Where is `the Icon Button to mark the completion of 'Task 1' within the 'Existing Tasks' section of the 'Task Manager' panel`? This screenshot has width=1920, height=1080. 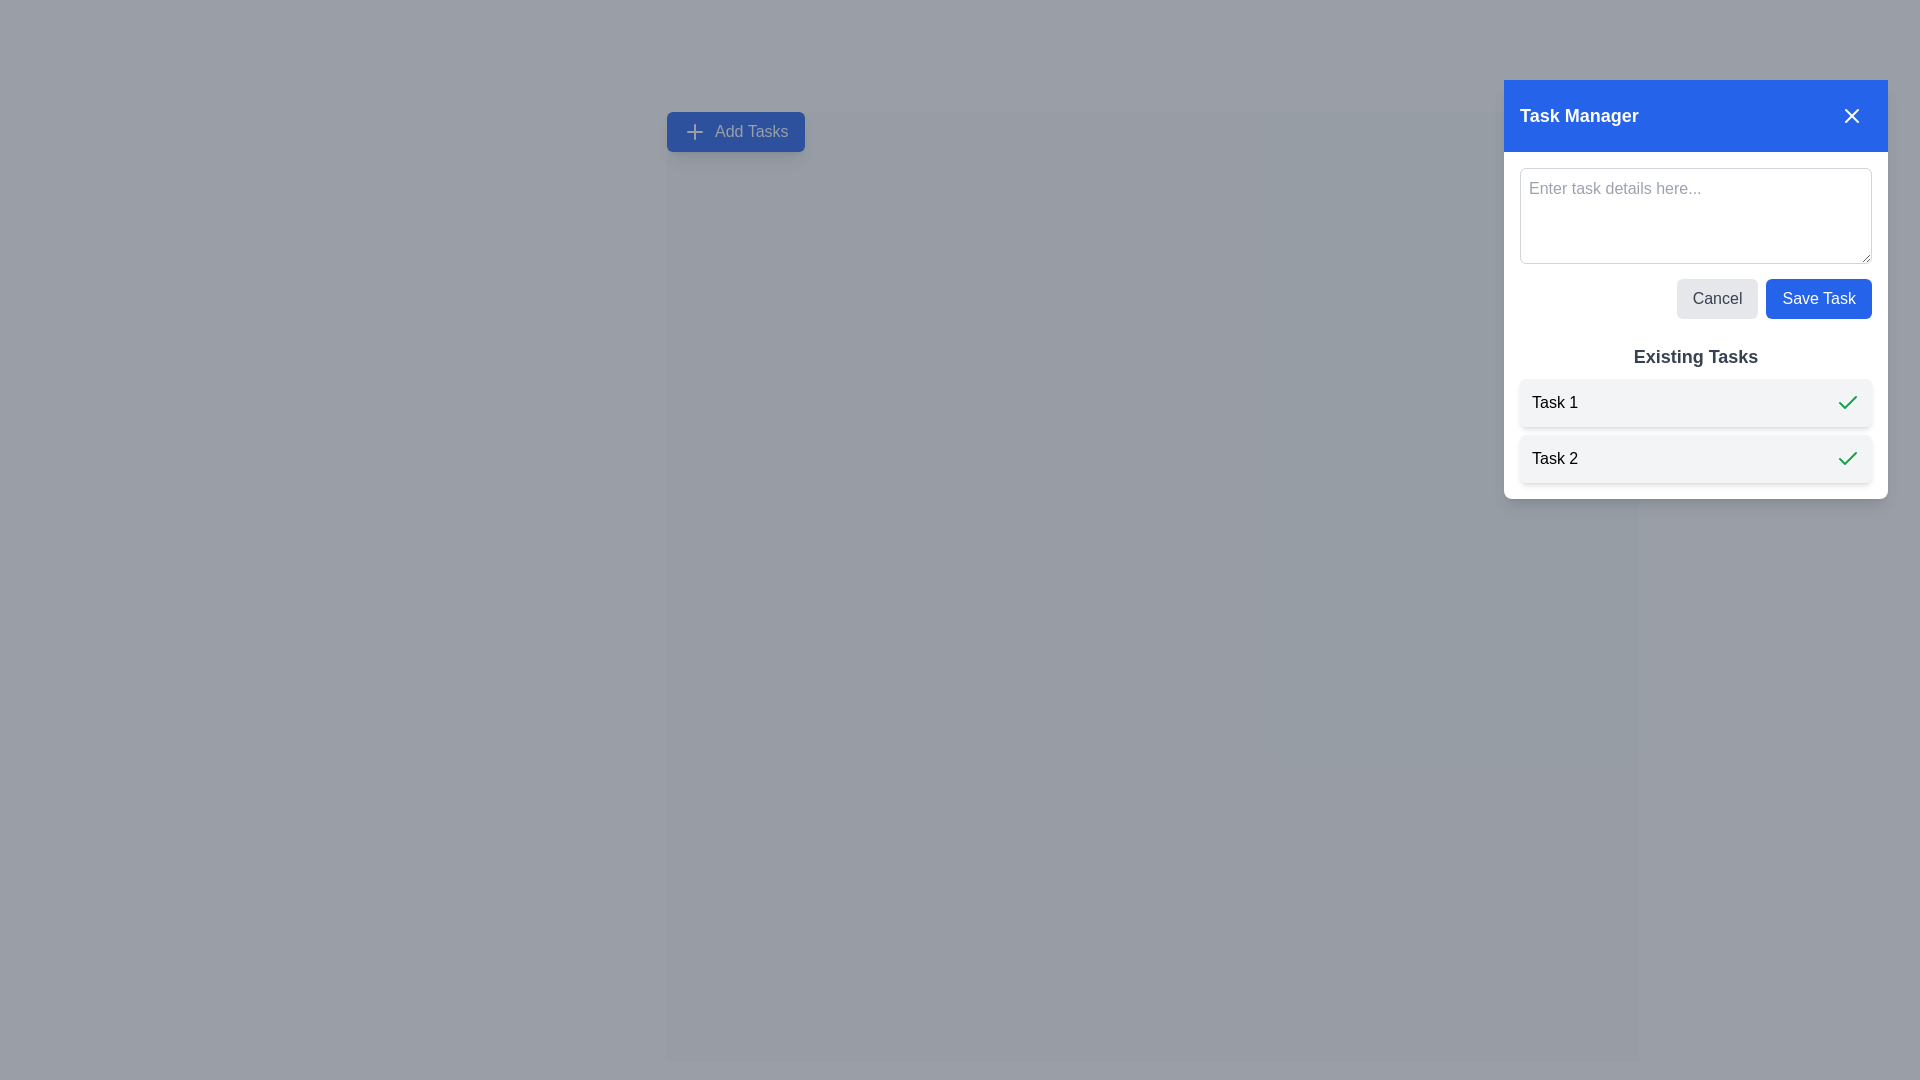 the Icon Button to mark the completion of 'Task 1' within the 'Existing Tasks' section of the 'Task Manager' panel is located at coordinates (1847, 402).